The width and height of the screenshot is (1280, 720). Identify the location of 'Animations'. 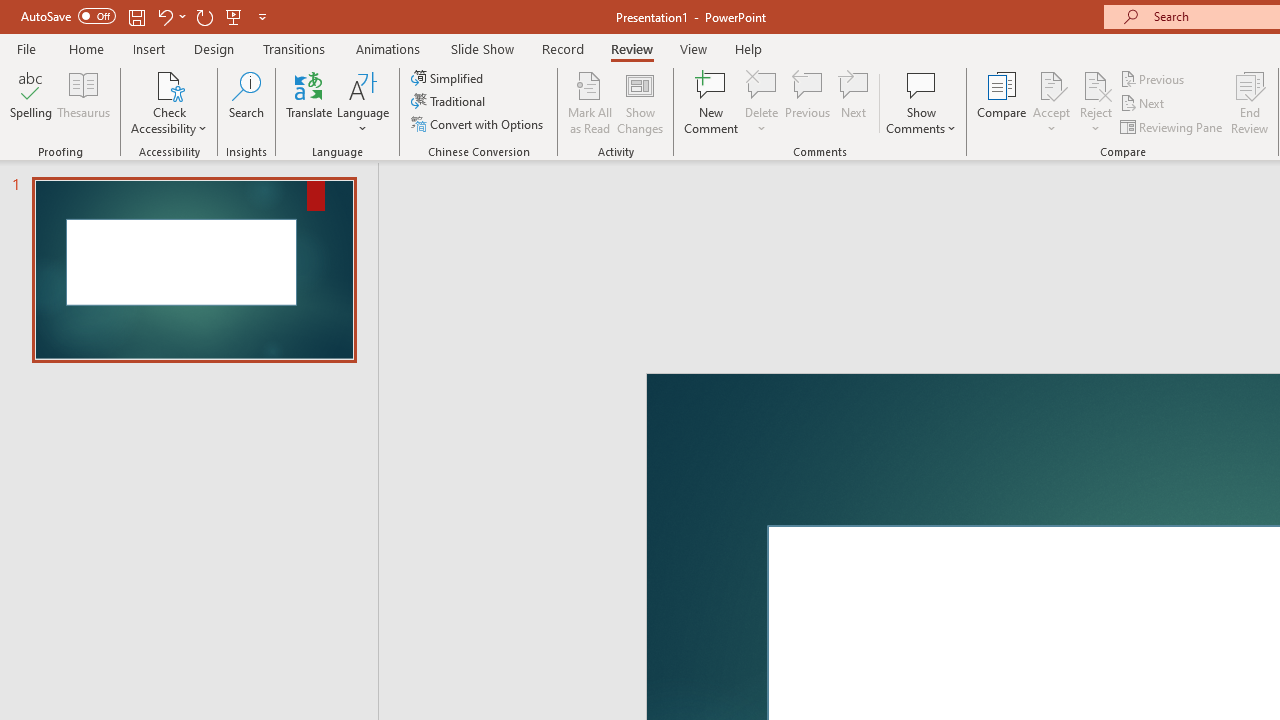
(388, 48).